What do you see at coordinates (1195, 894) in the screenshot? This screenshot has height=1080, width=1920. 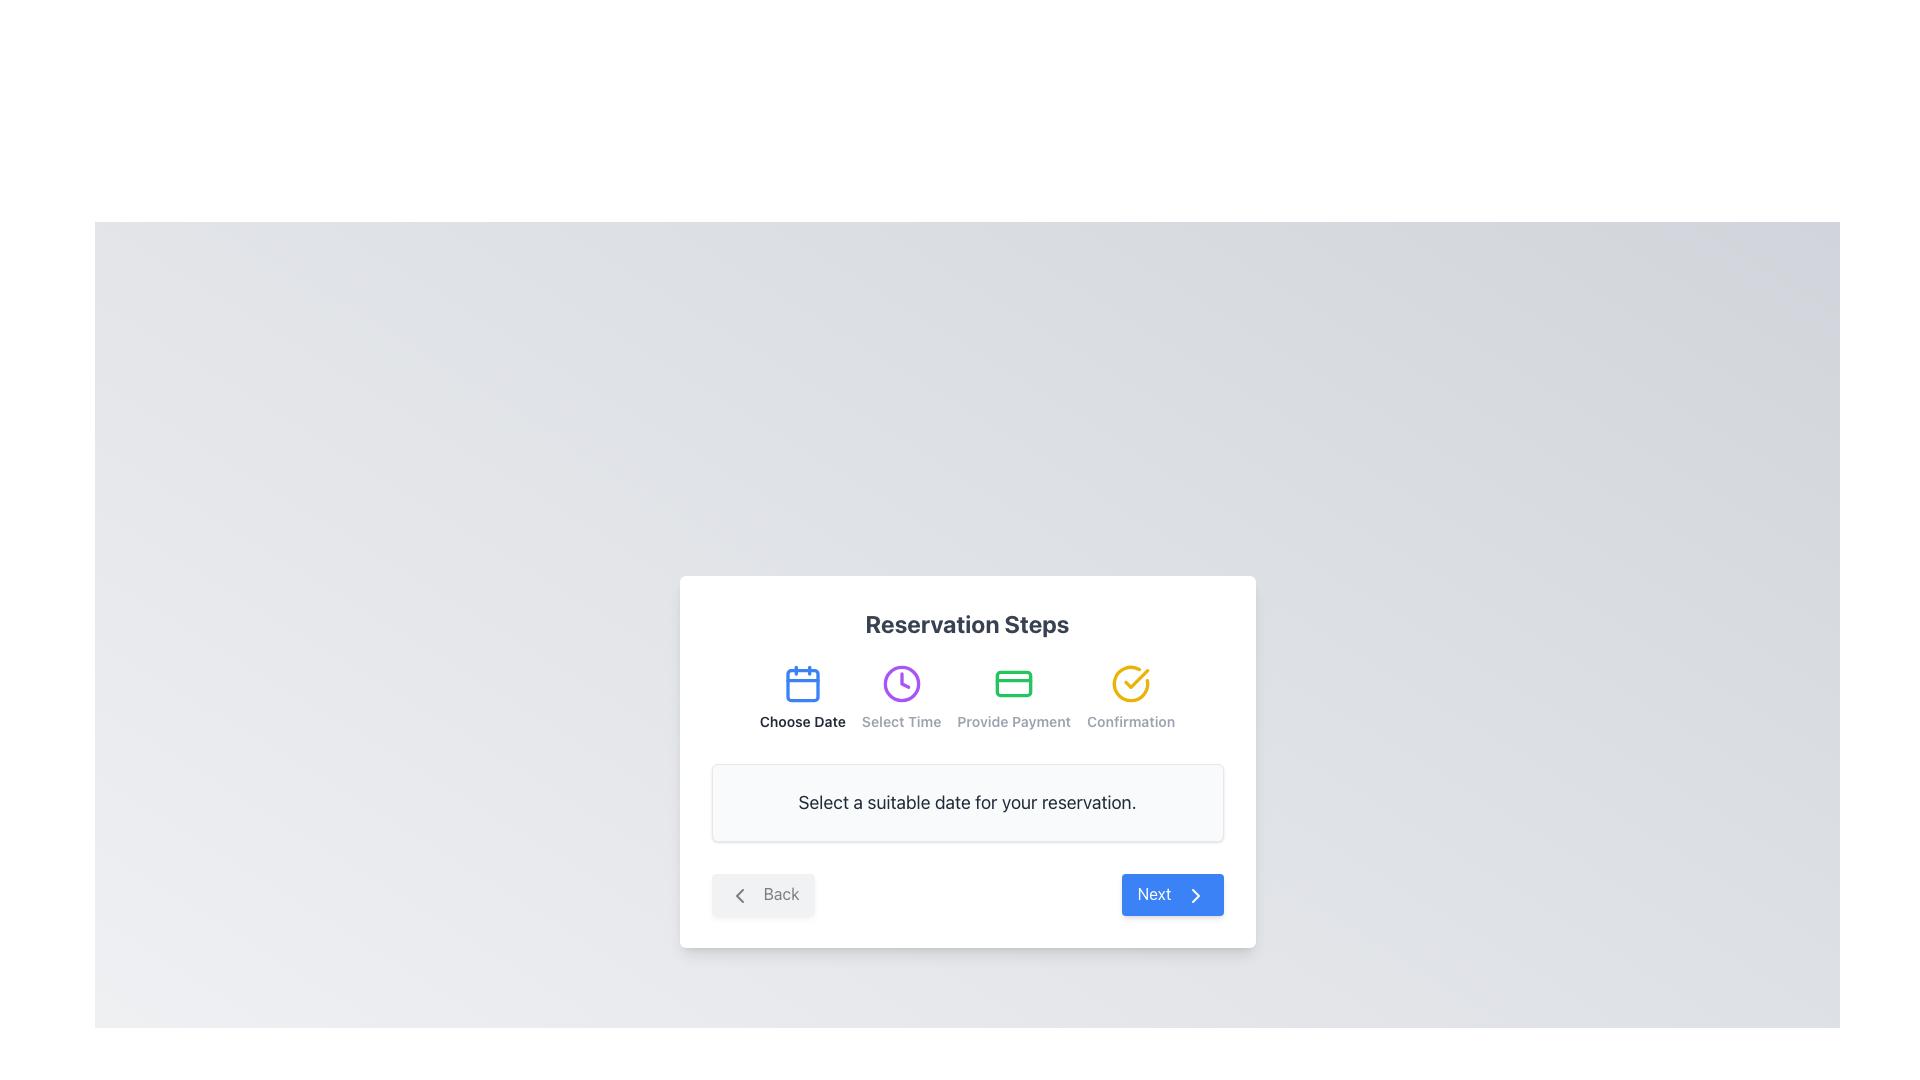 I see `the right-pointing chevron-shaped icon, which is a thin white outline on a blue circular button, located to the right of the text 'Next' within the blue rectangular button` at bounding box center [1195, 894].